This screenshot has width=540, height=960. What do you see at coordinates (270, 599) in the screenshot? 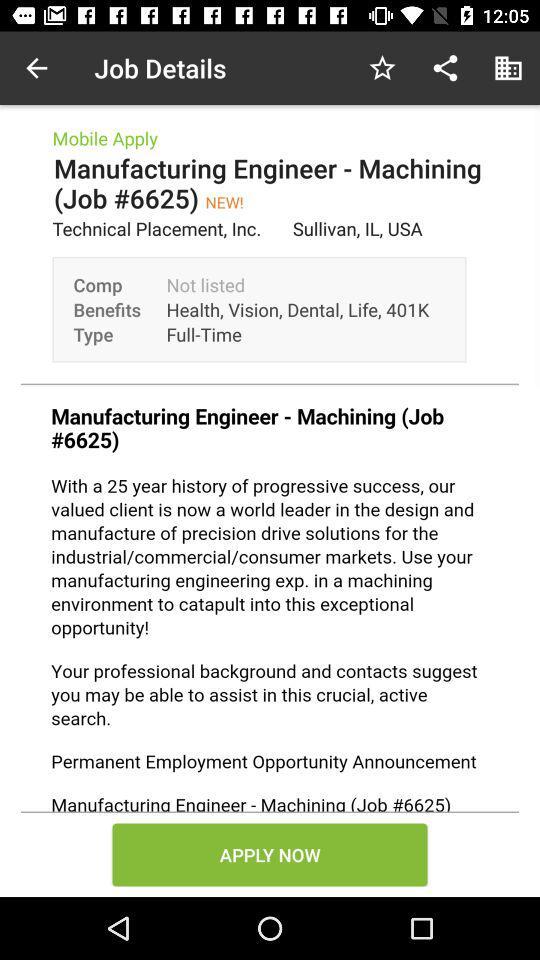
I see `open page` at bounding box center [270, 599].